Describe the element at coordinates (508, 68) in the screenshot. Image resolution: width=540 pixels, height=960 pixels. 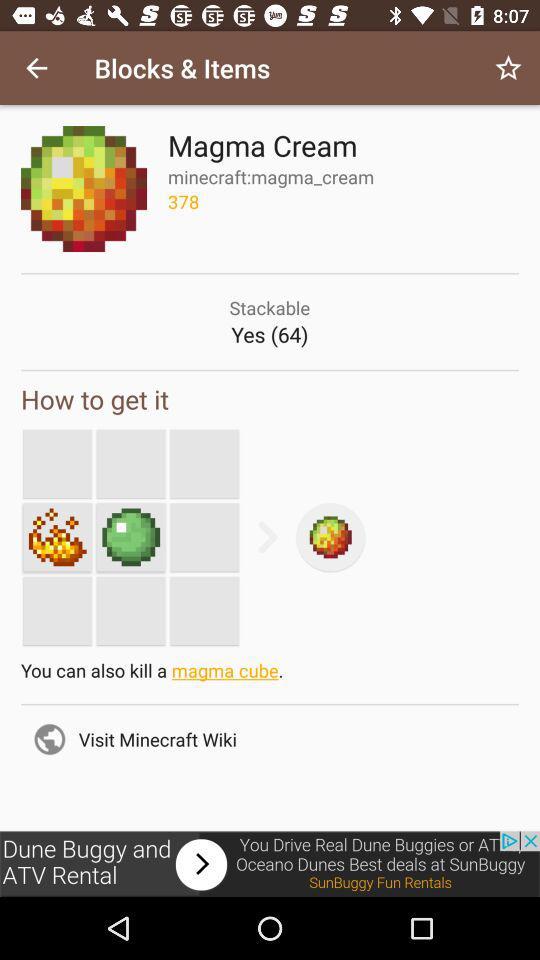
I see `the icon to the right of blocks & items icon` at that location.